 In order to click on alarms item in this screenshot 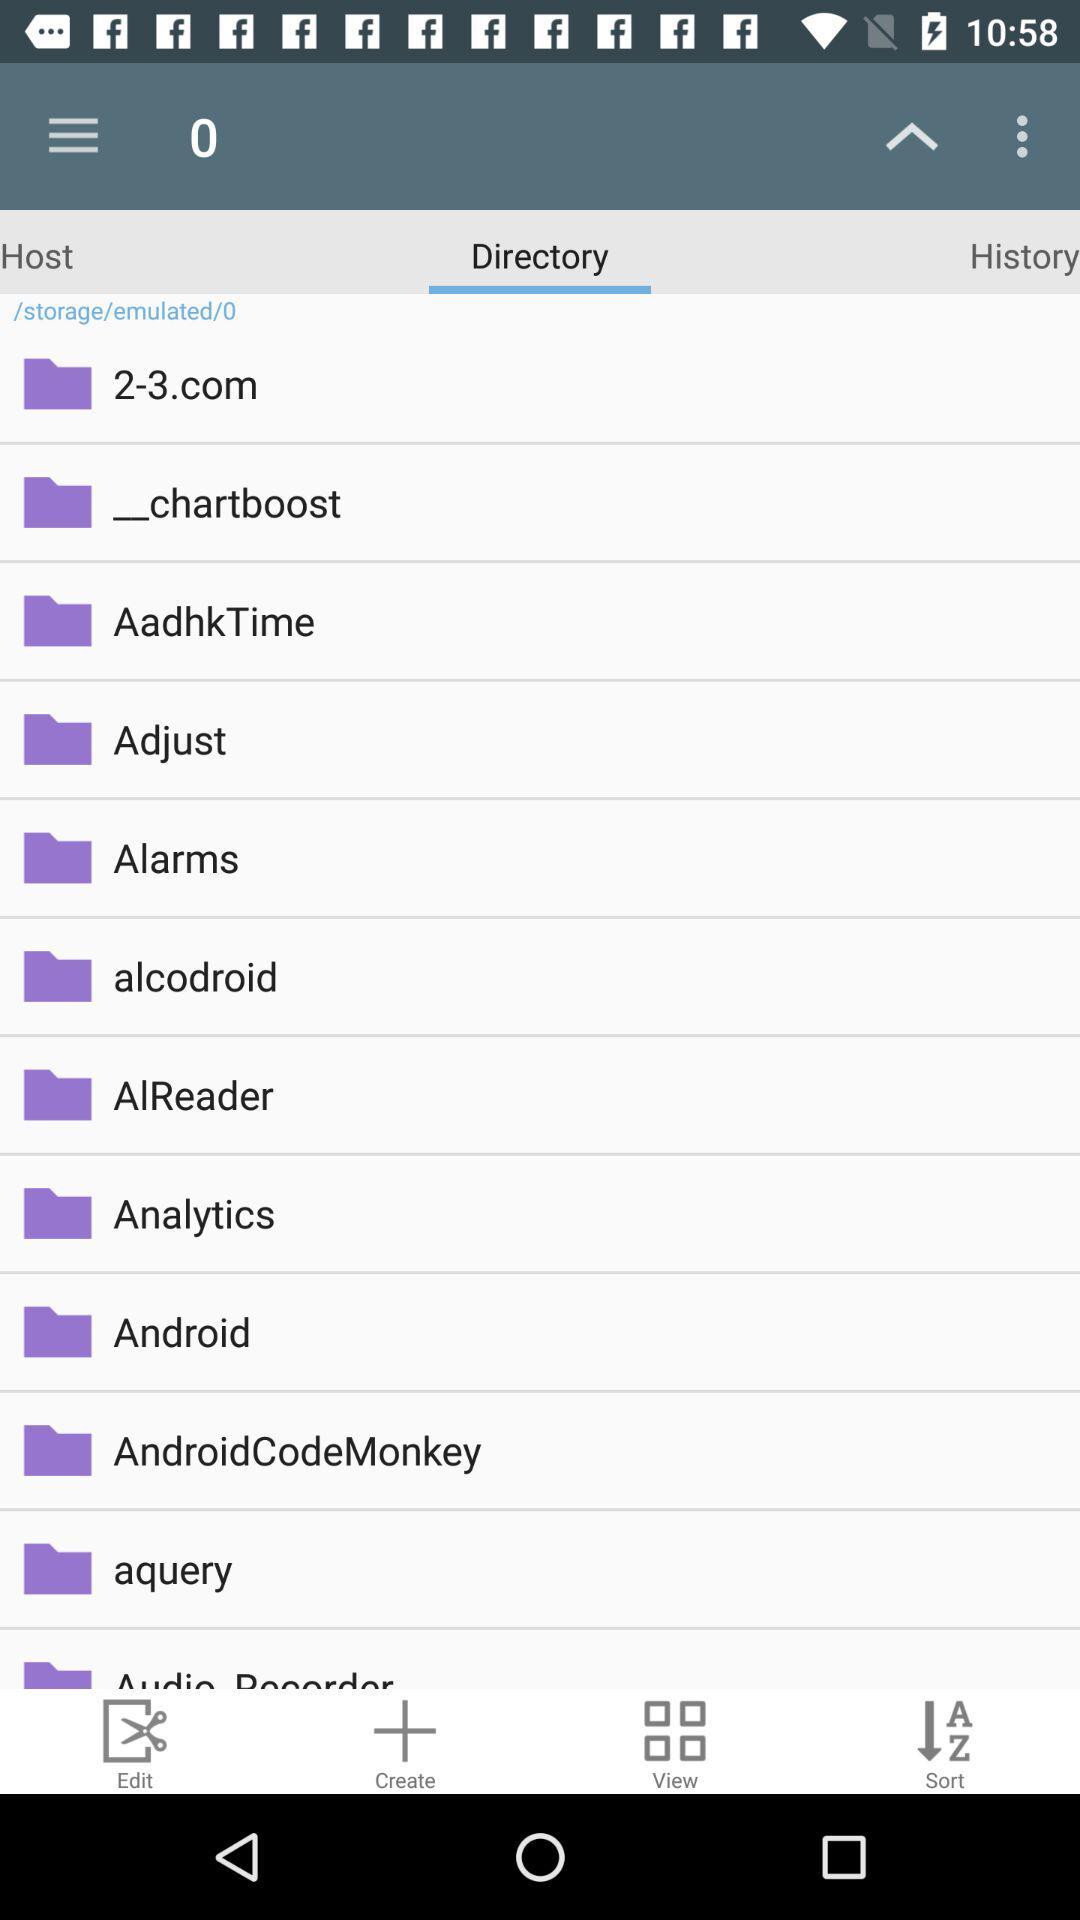, I will do `click(582, 857)`.